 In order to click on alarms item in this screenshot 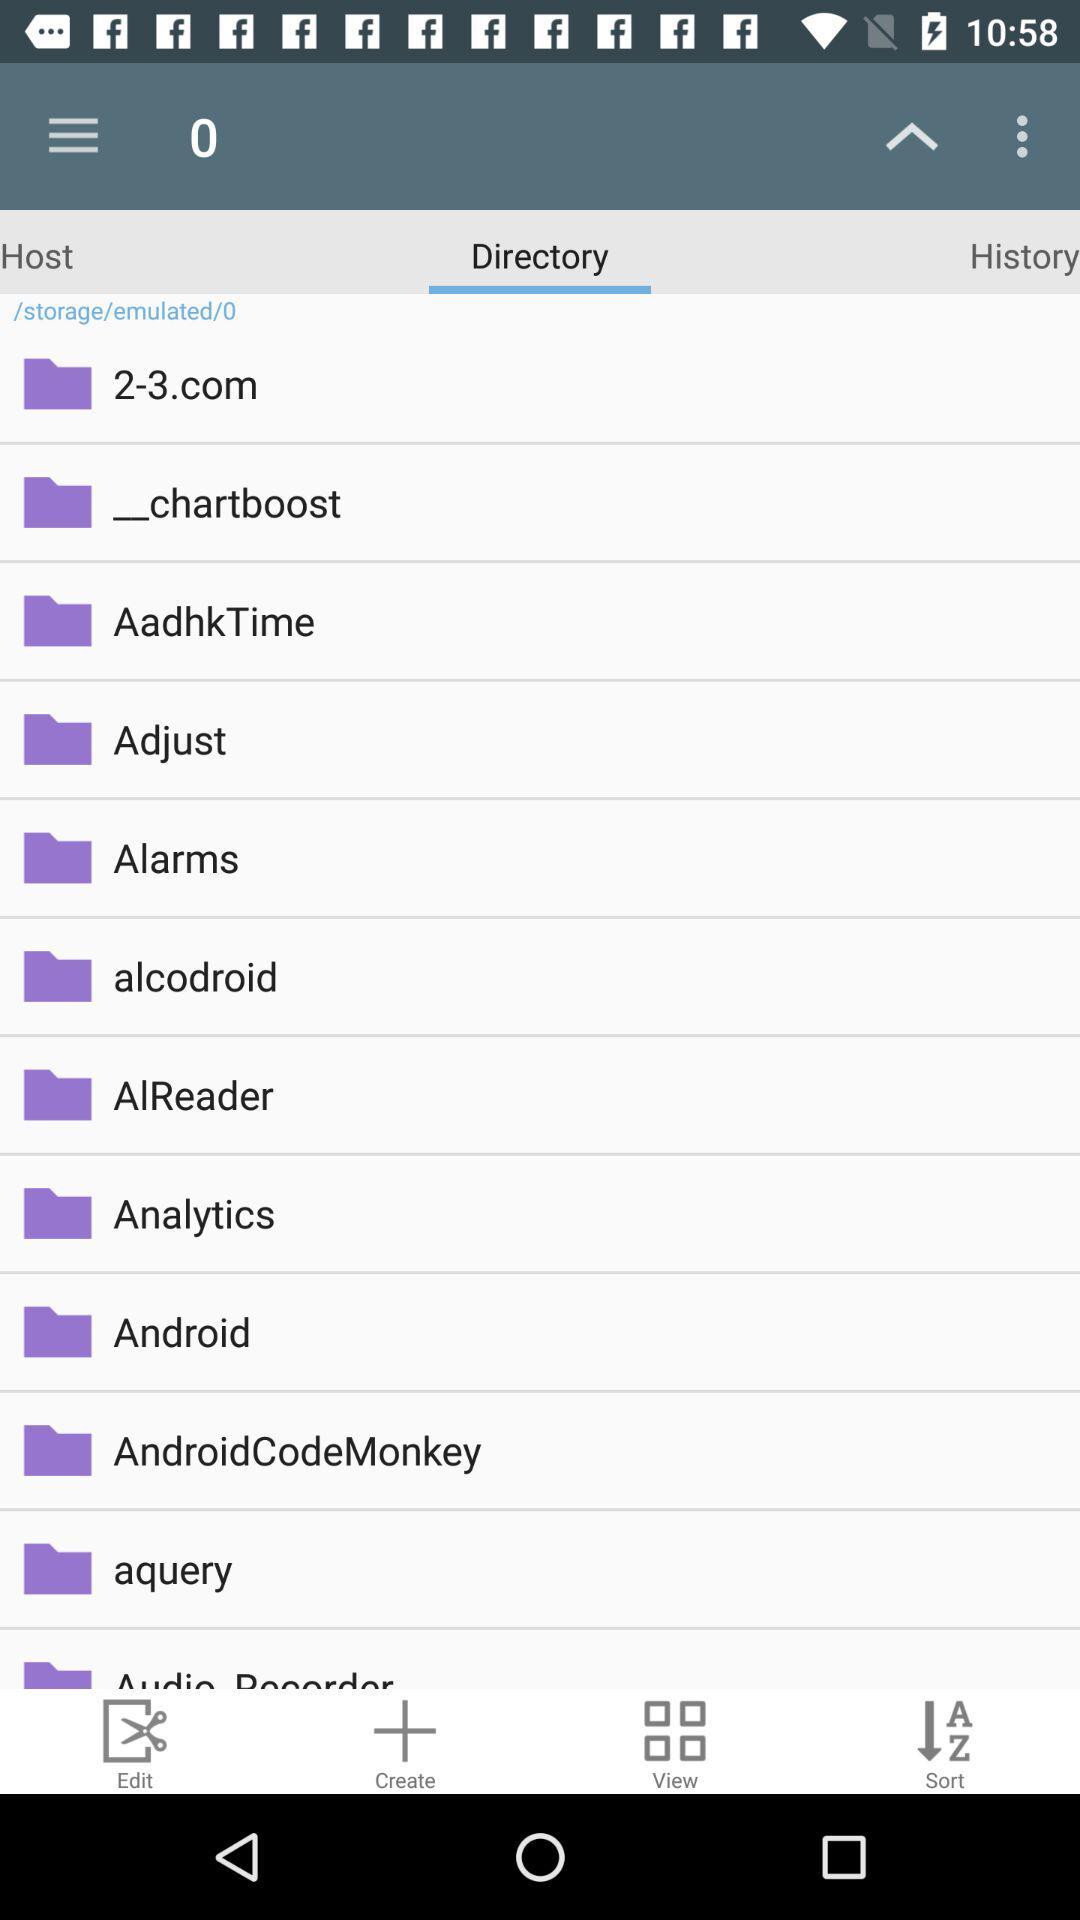, I will do `click(582, 857)`.